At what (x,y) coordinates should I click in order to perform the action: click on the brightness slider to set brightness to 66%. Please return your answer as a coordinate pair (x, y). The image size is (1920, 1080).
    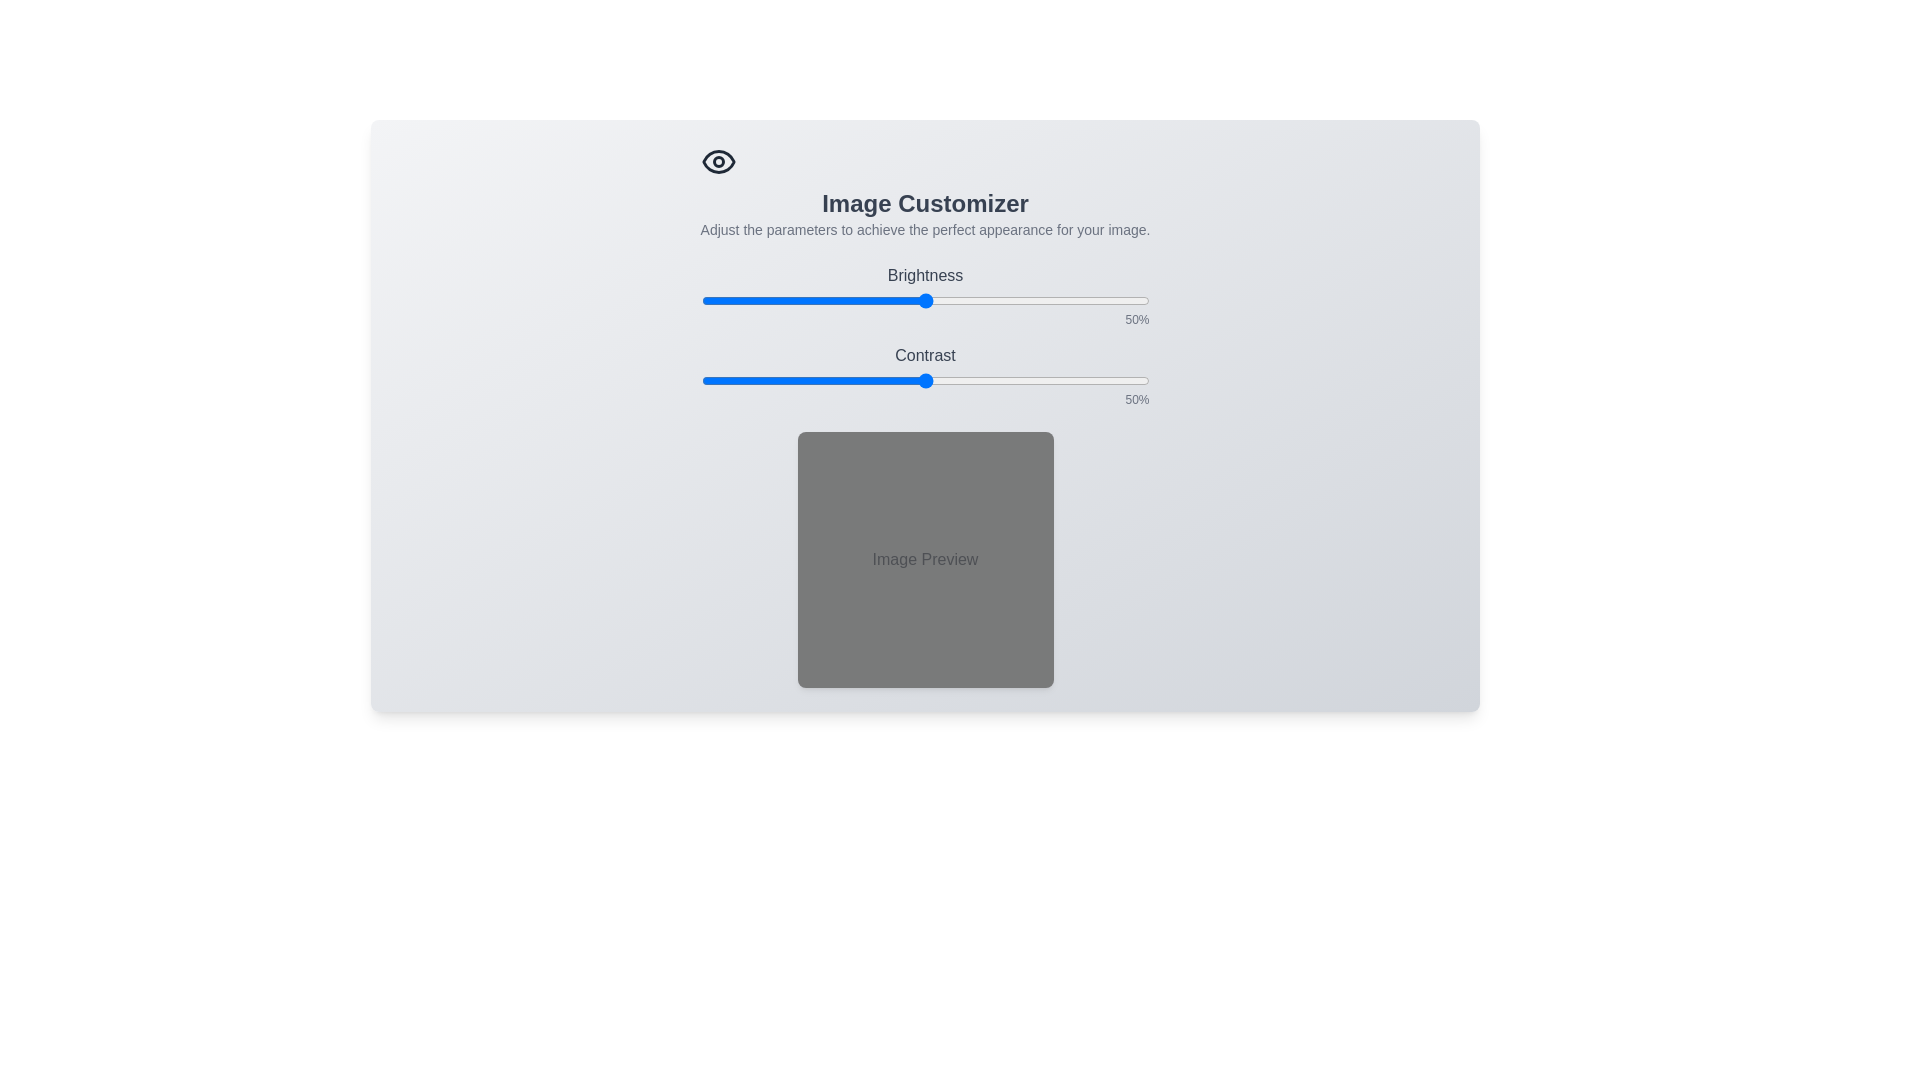
    Looking at the image, I should click on (997, 300).